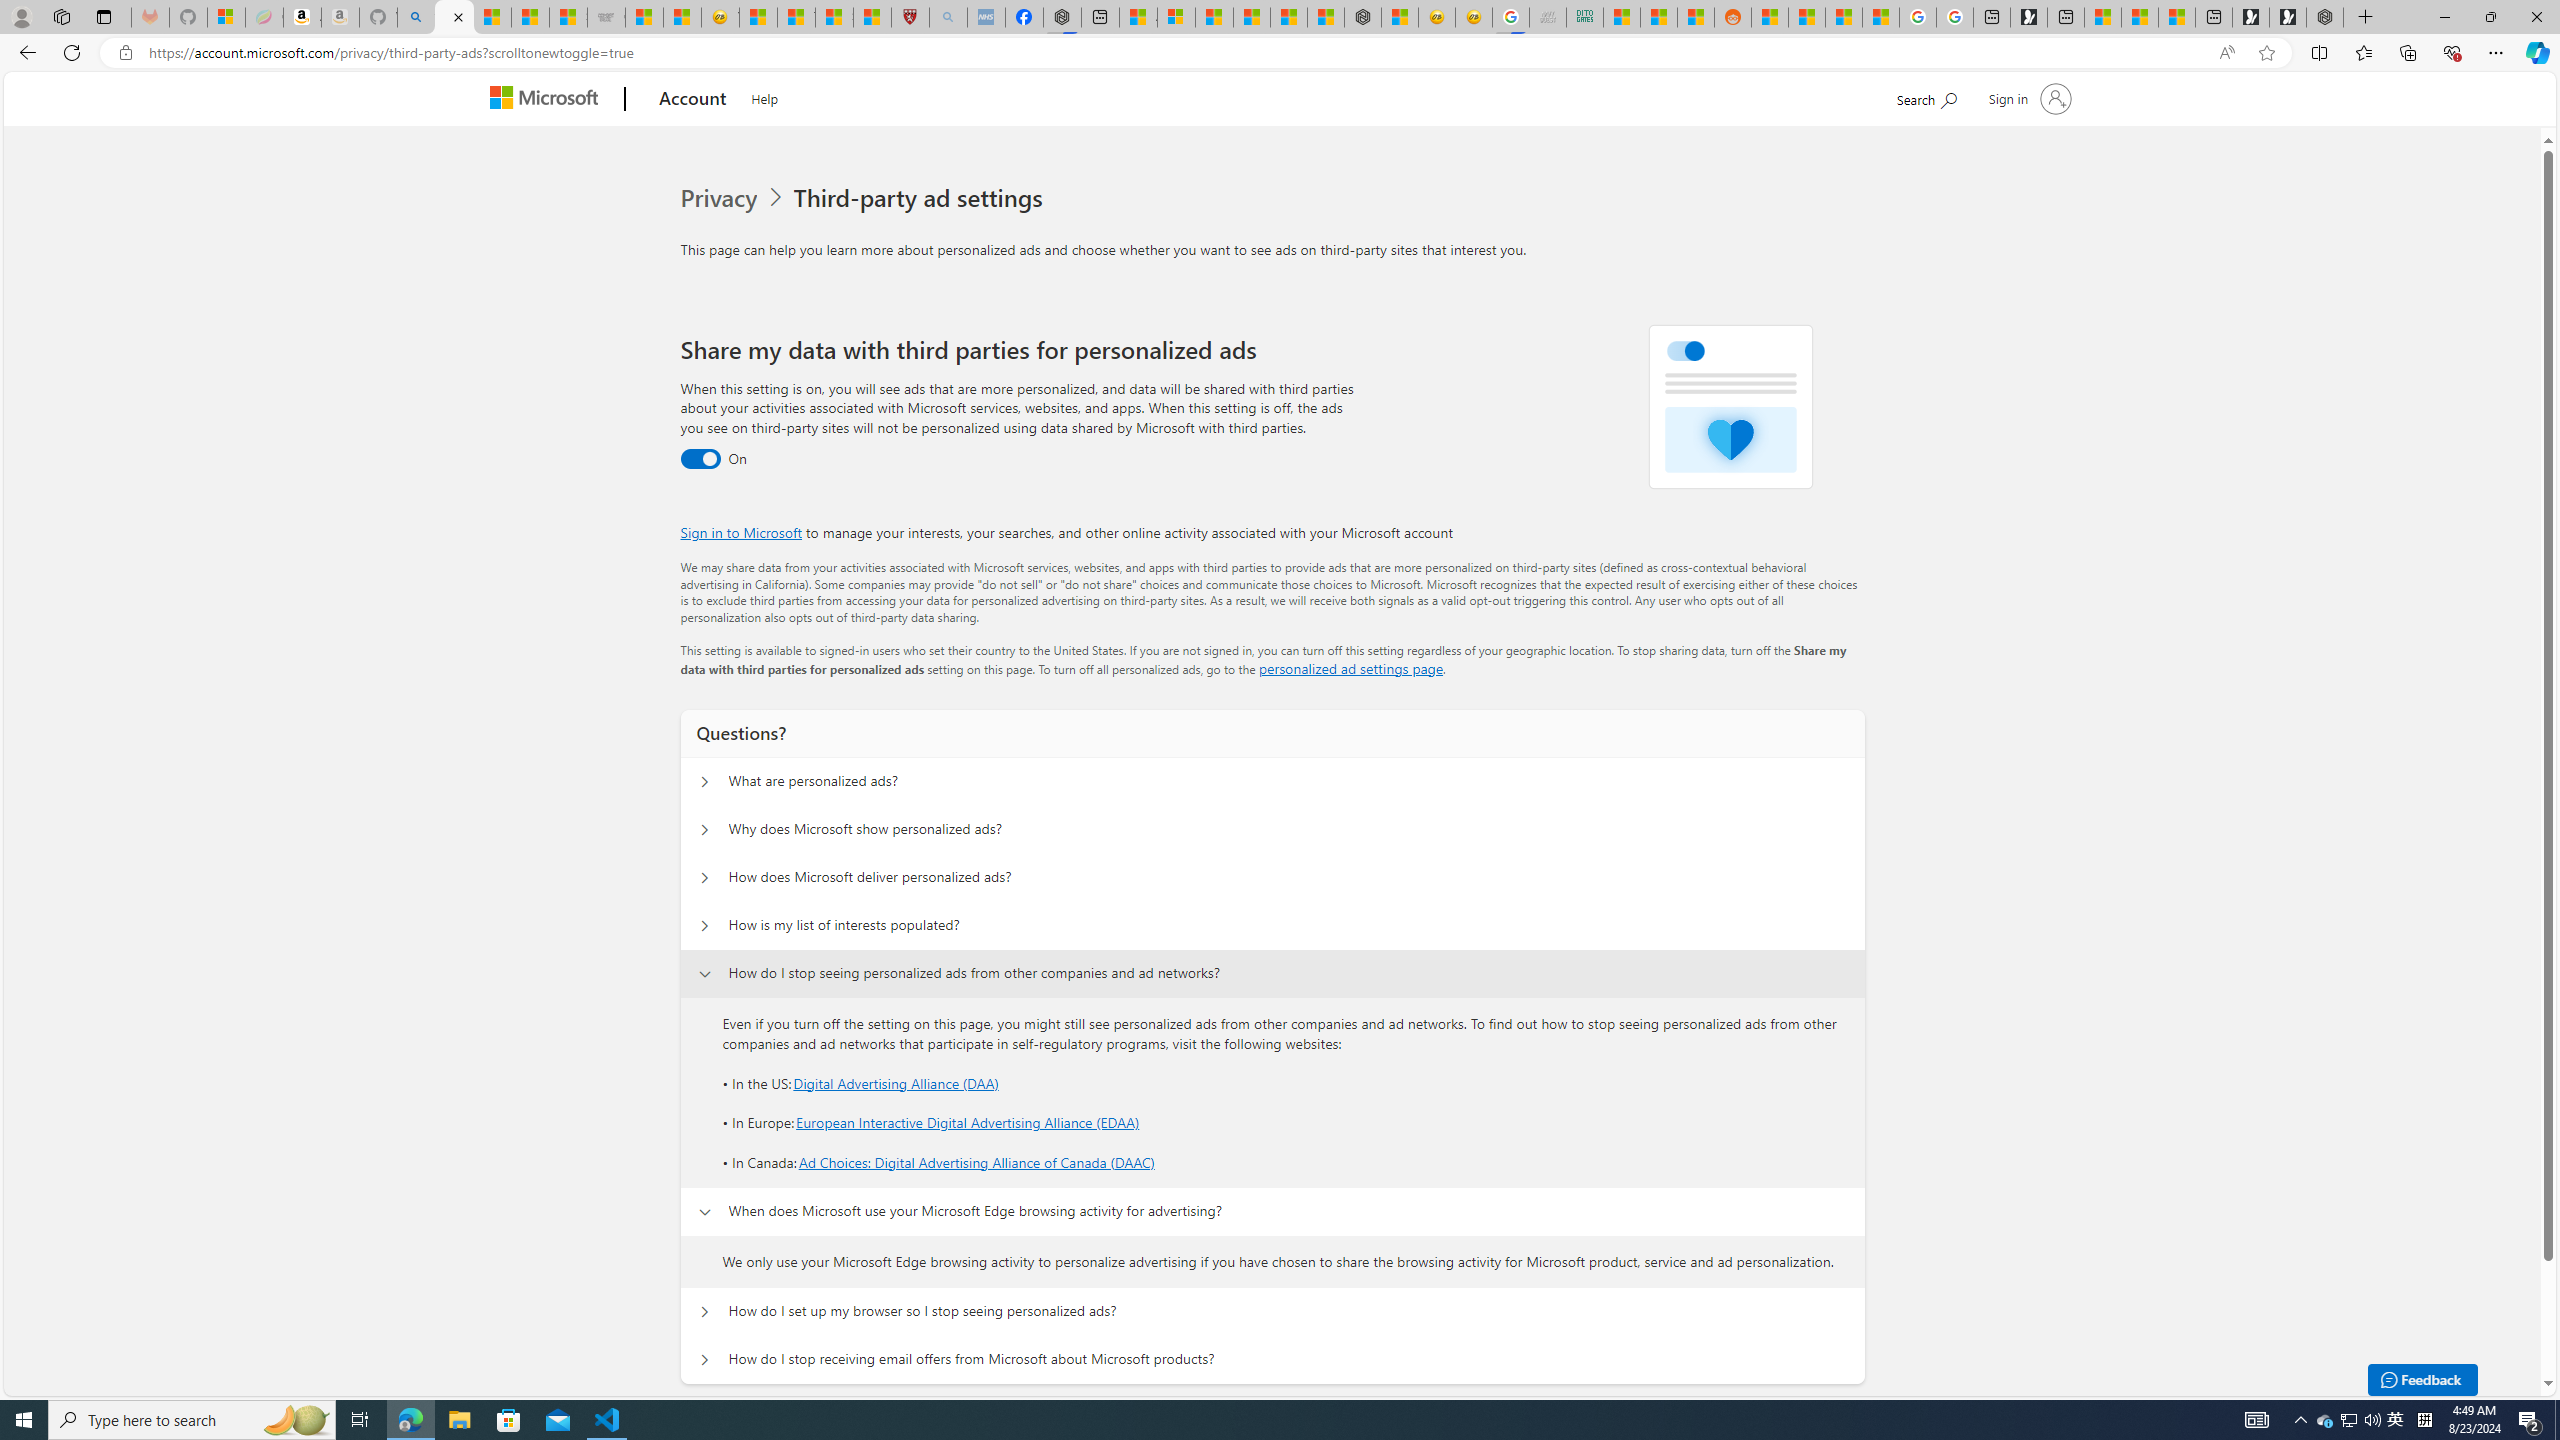 The width and height of the screenshot is (2560, 1440). What do you see at coordinates (1546, 16) in the screenshot?
I see `'Navy Quest'` at bounding box center [1546, 16].